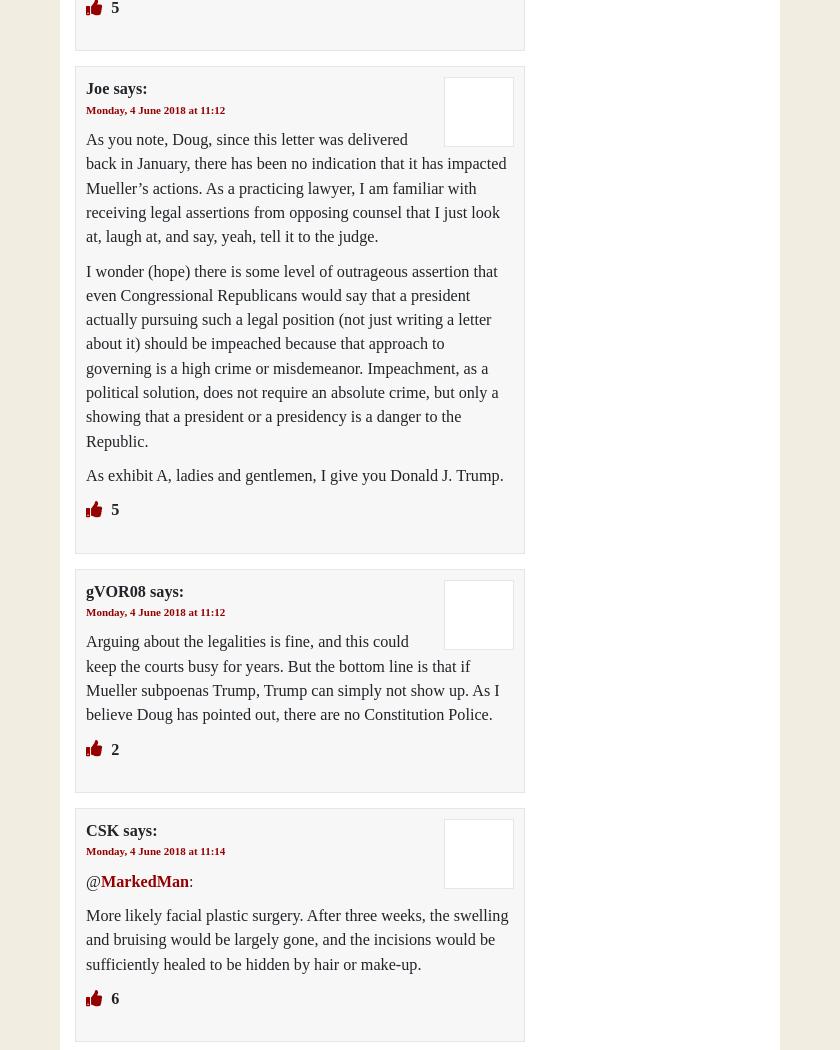  I want to click on 'I wonder (hope) there is some level of outrageous assertion that even Congressional Republicans would say that a president actually pursuing such a legal position (not just writing a letter about it) should be impeached because that approach to governing is a high crime or misdemeanor.  Impeachment, as a political solution, does not require an absolute crime, but only a showing that a president or a presidency is a danger to the Republic.', so click(291, 354).